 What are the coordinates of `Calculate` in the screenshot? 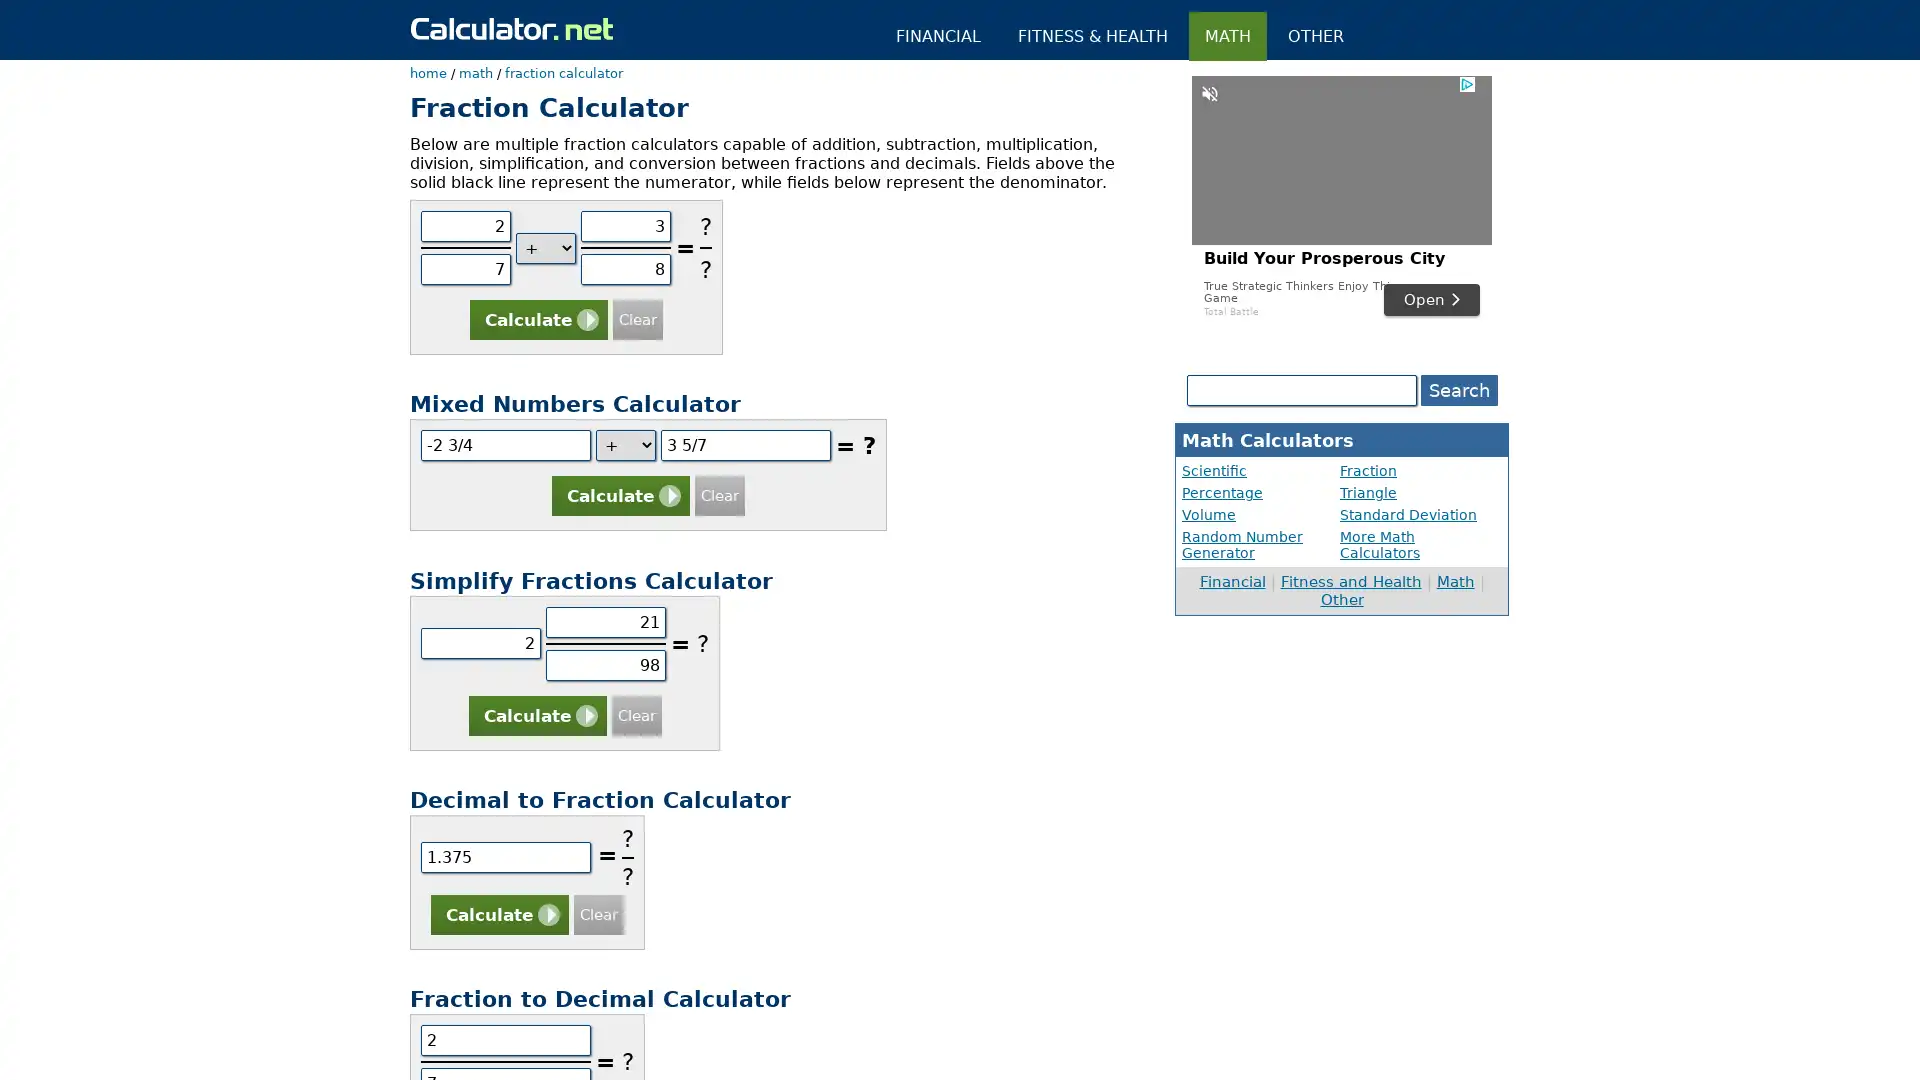 It's located at (537, 713).